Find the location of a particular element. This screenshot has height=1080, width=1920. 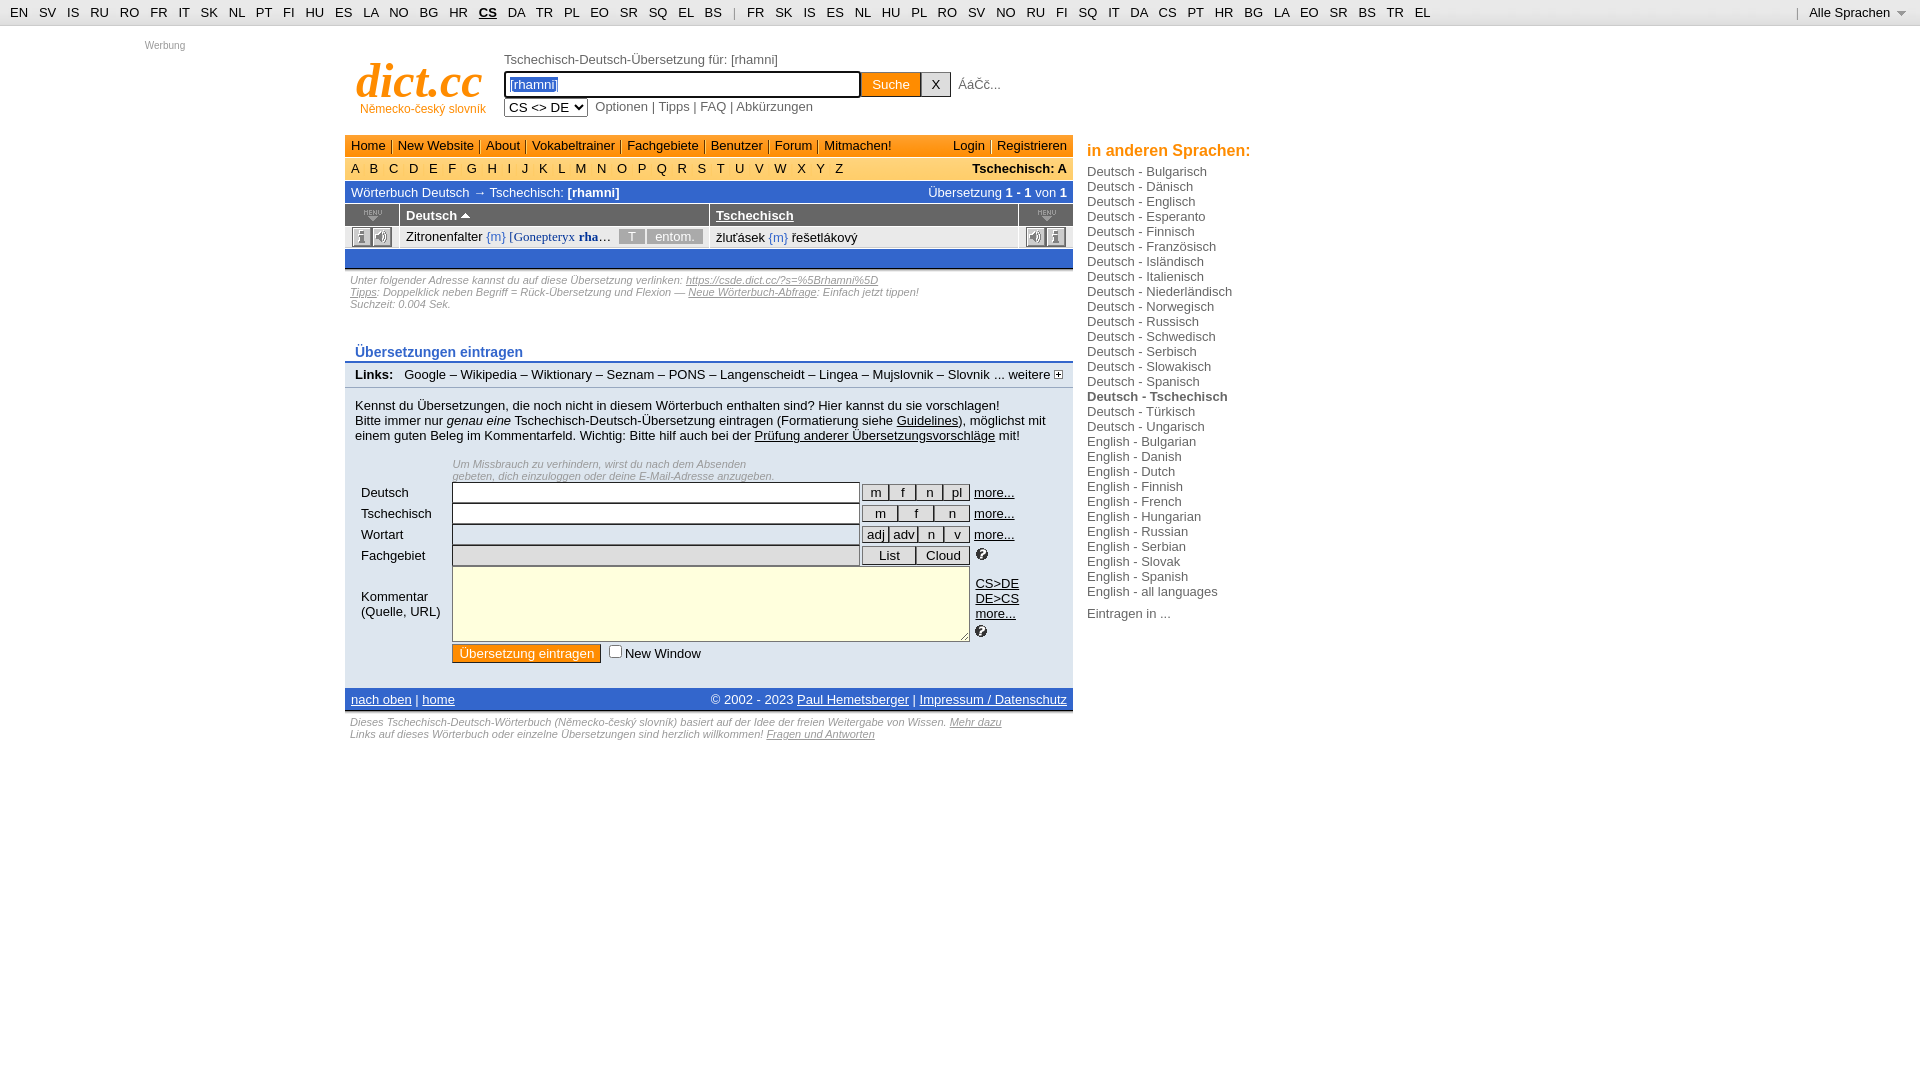

'IT' is located at coordinates (183, 12).